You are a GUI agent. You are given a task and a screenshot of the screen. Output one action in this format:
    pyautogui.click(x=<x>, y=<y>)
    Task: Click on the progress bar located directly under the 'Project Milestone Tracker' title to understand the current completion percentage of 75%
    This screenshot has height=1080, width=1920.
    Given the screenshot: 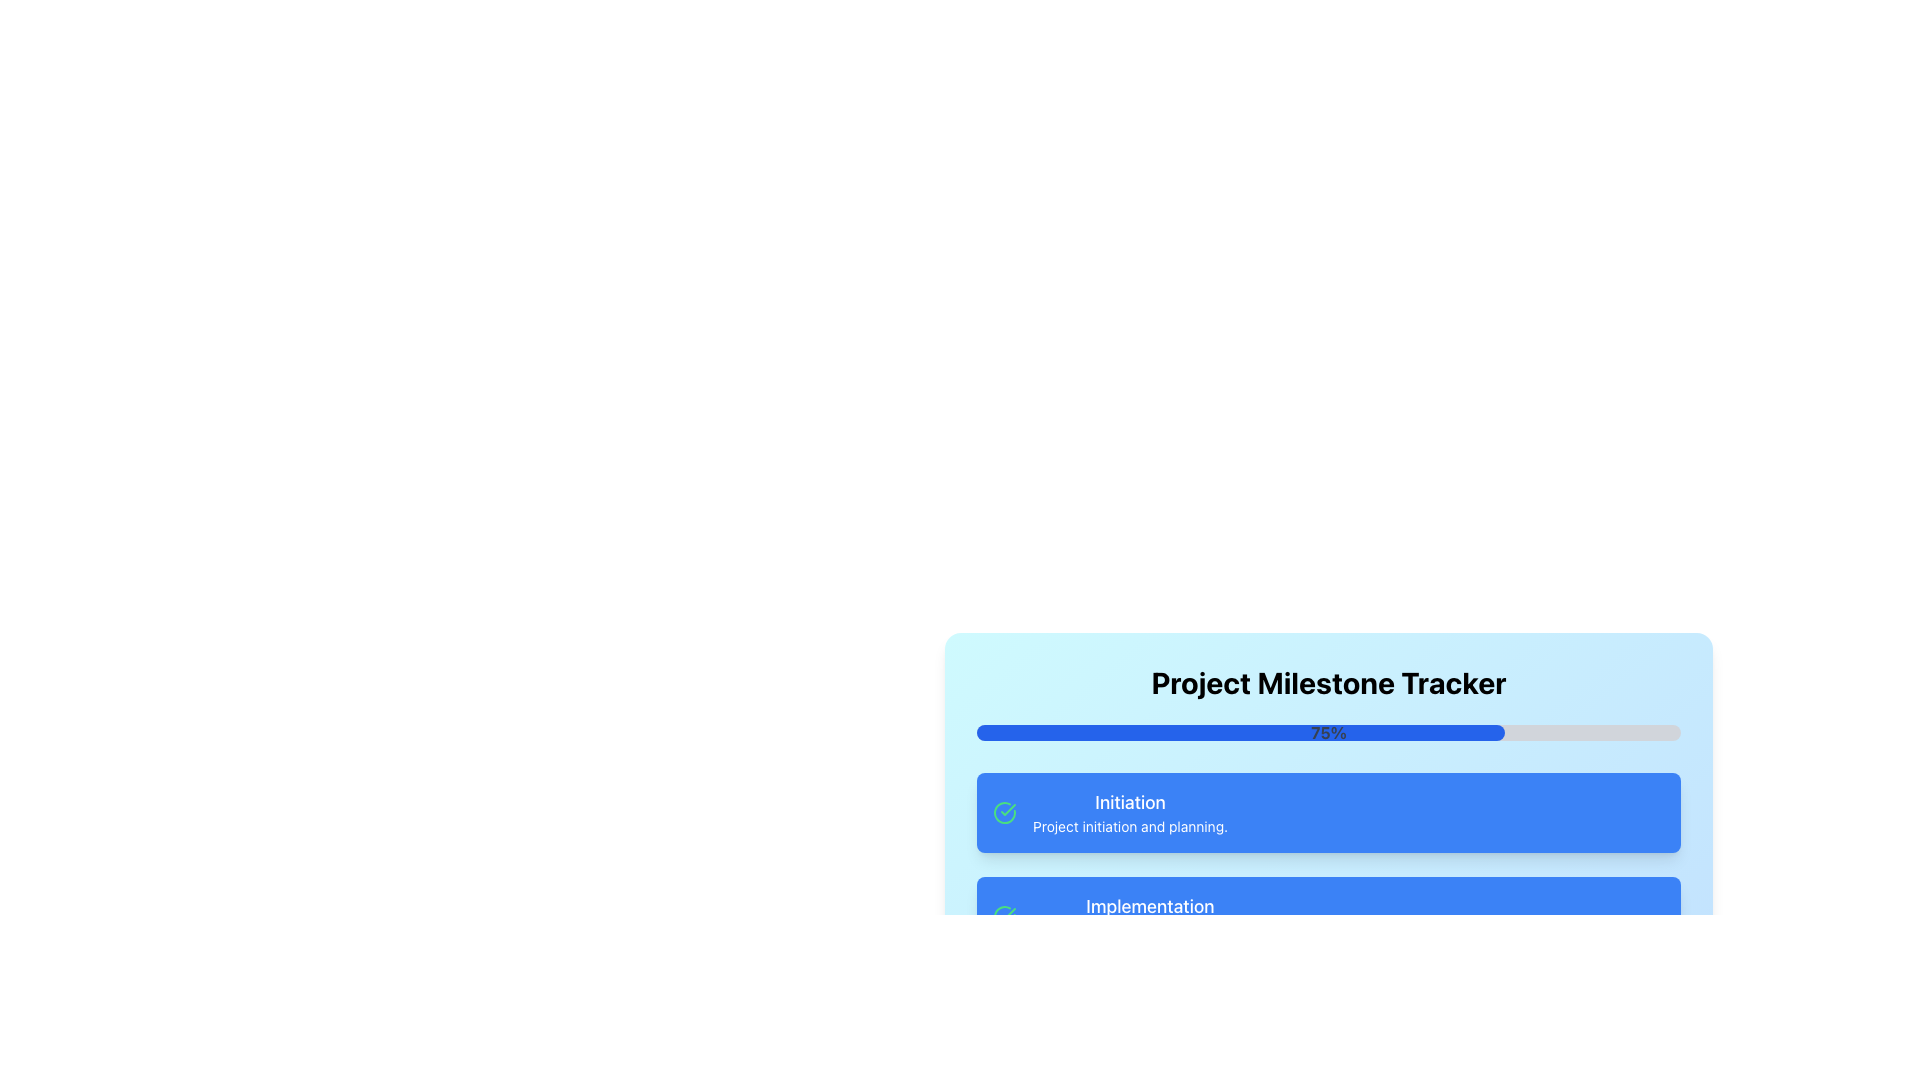 What is the action you would take?
    pyautogui.click(x=1329, y=732)
    